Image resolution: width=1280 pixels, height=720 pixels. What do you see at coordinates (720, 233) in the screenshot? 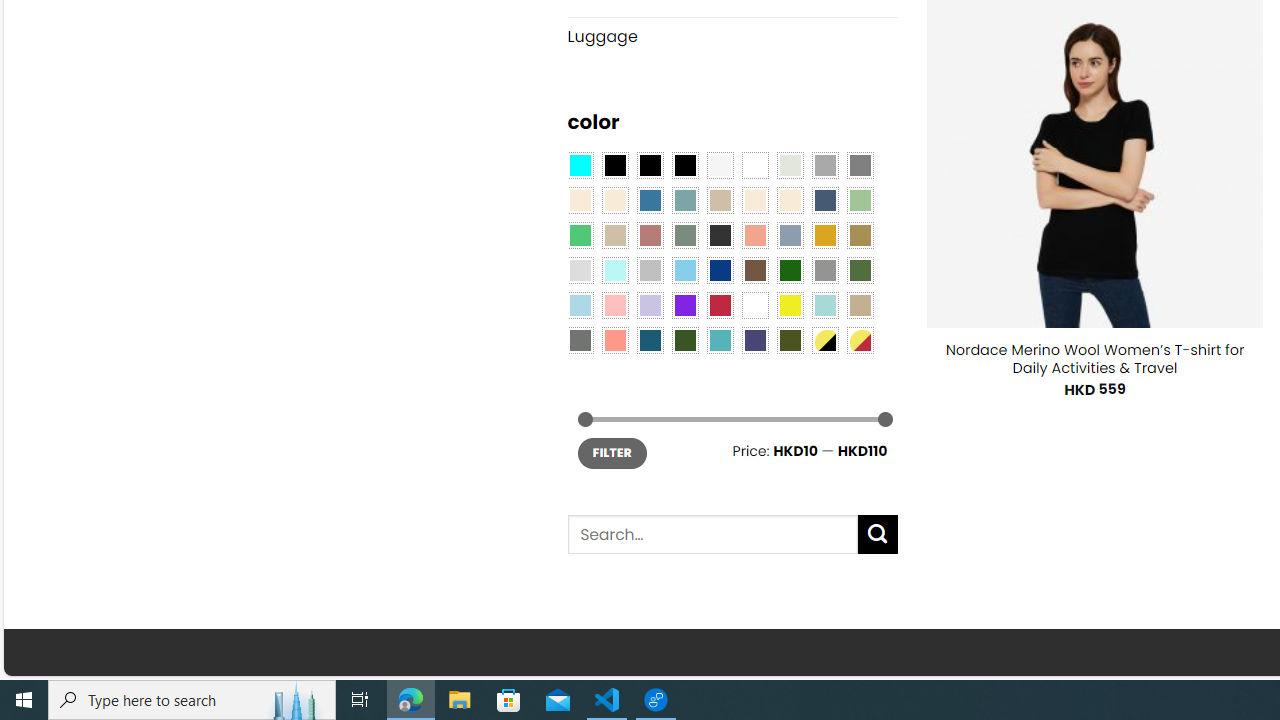
I see `'Charcoal'` at bounding box center [720, 233].